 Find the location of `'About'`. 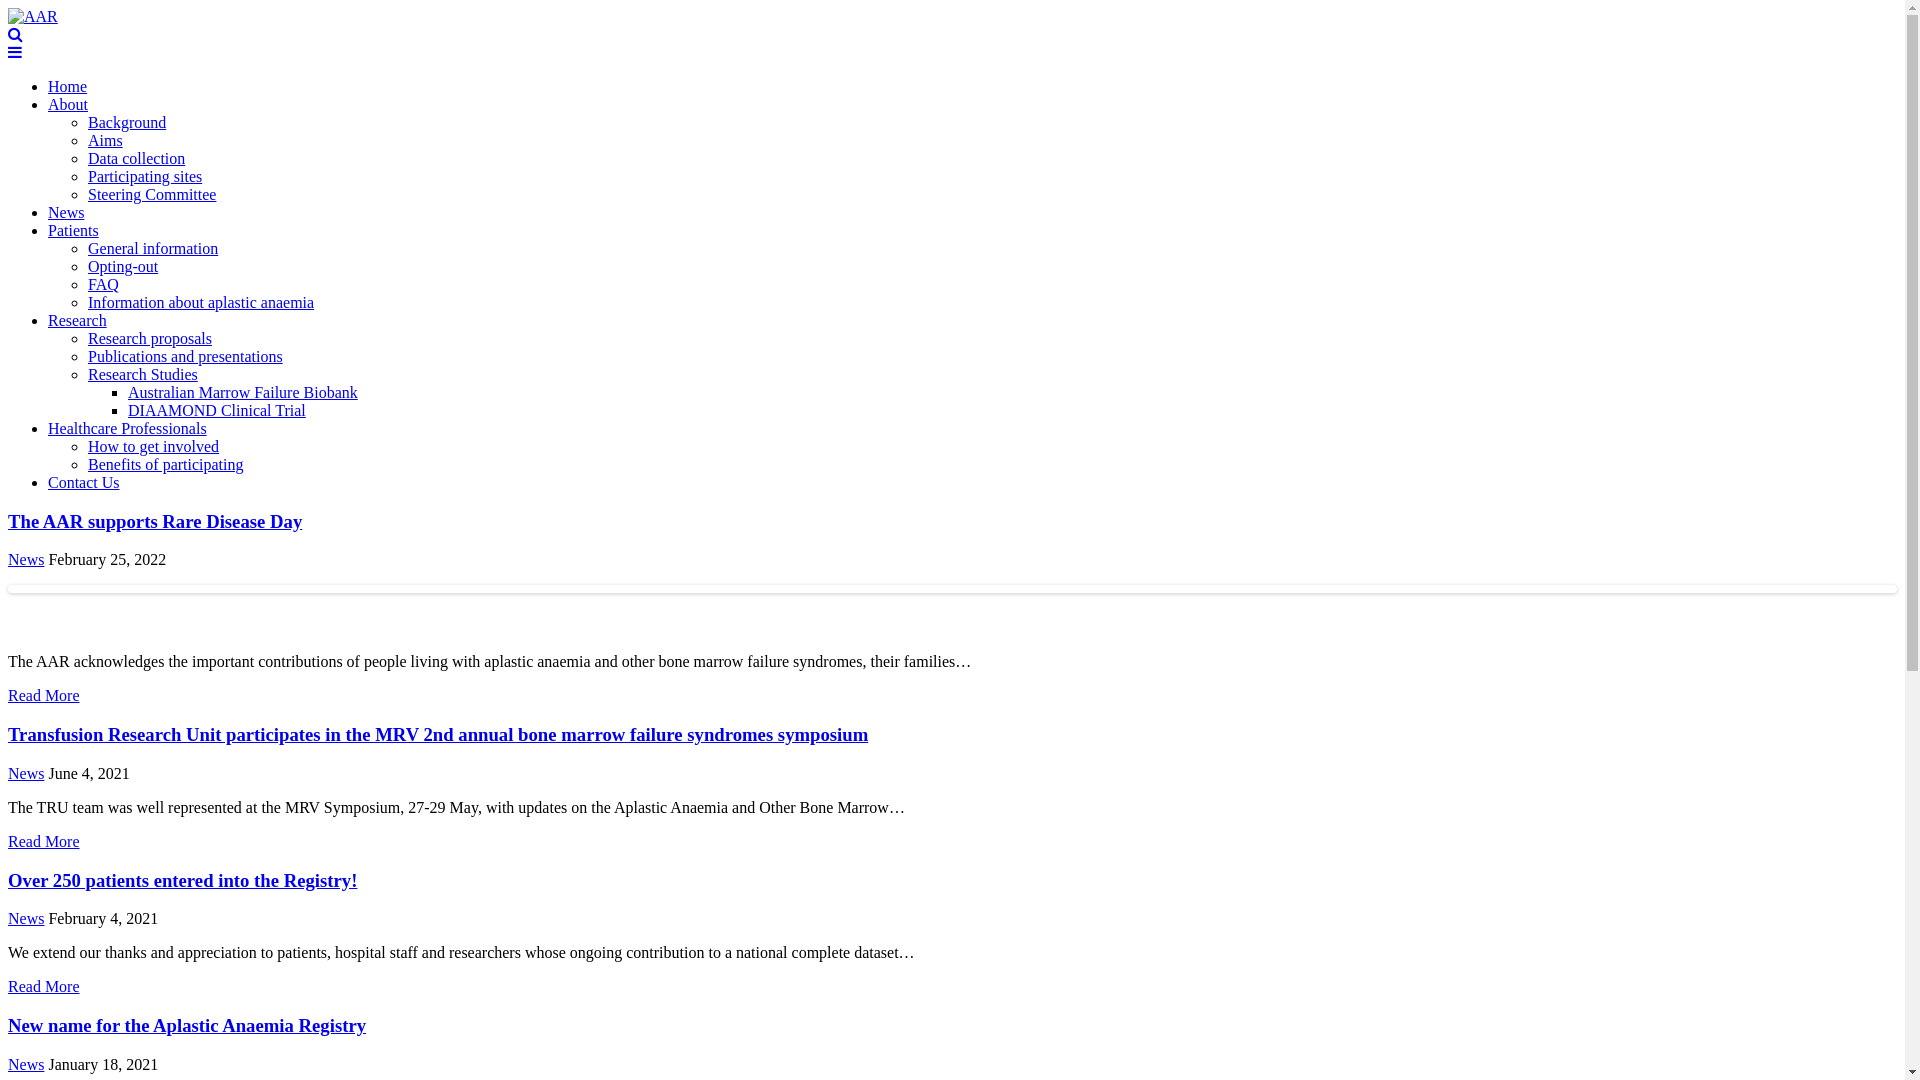

'About' is located at coordinates (67, 104).